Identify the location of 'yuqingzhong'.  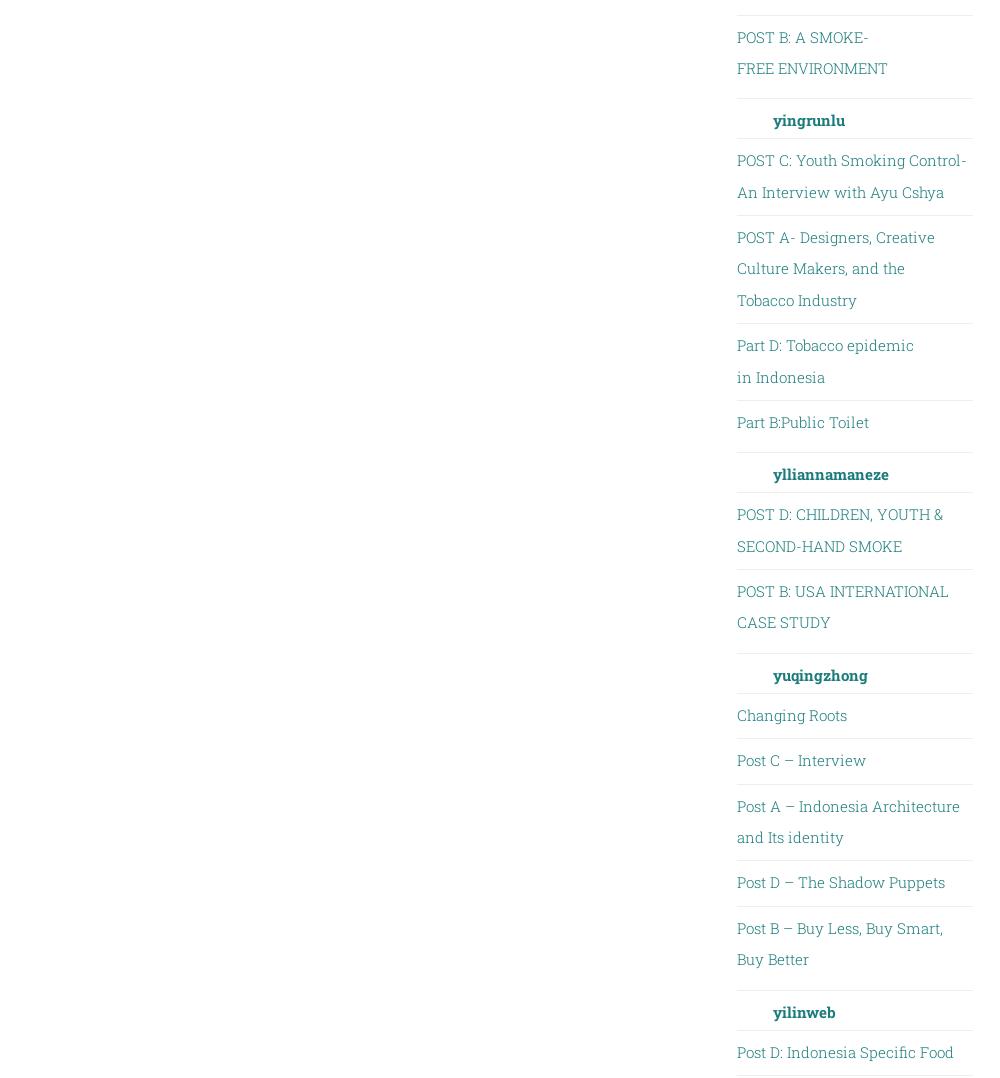
(818, 673).